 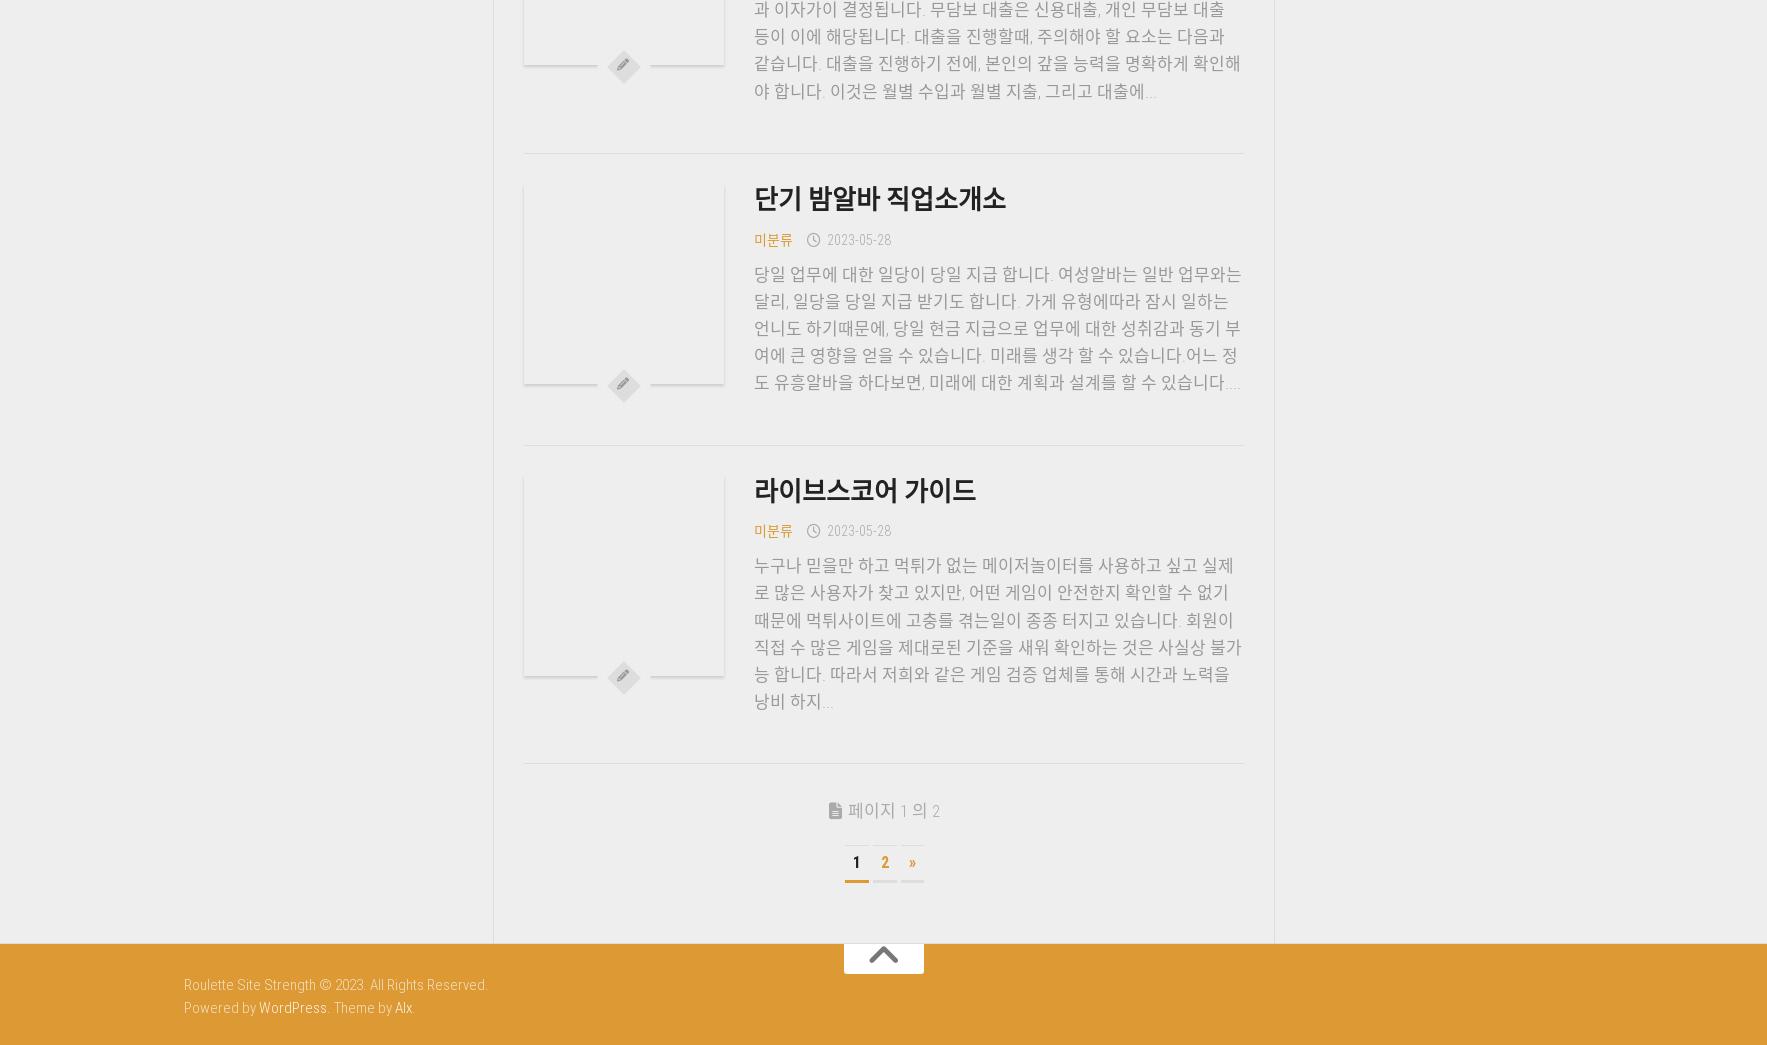 I want to click on '페이지 1 의 2', so click(x=893, y=811).